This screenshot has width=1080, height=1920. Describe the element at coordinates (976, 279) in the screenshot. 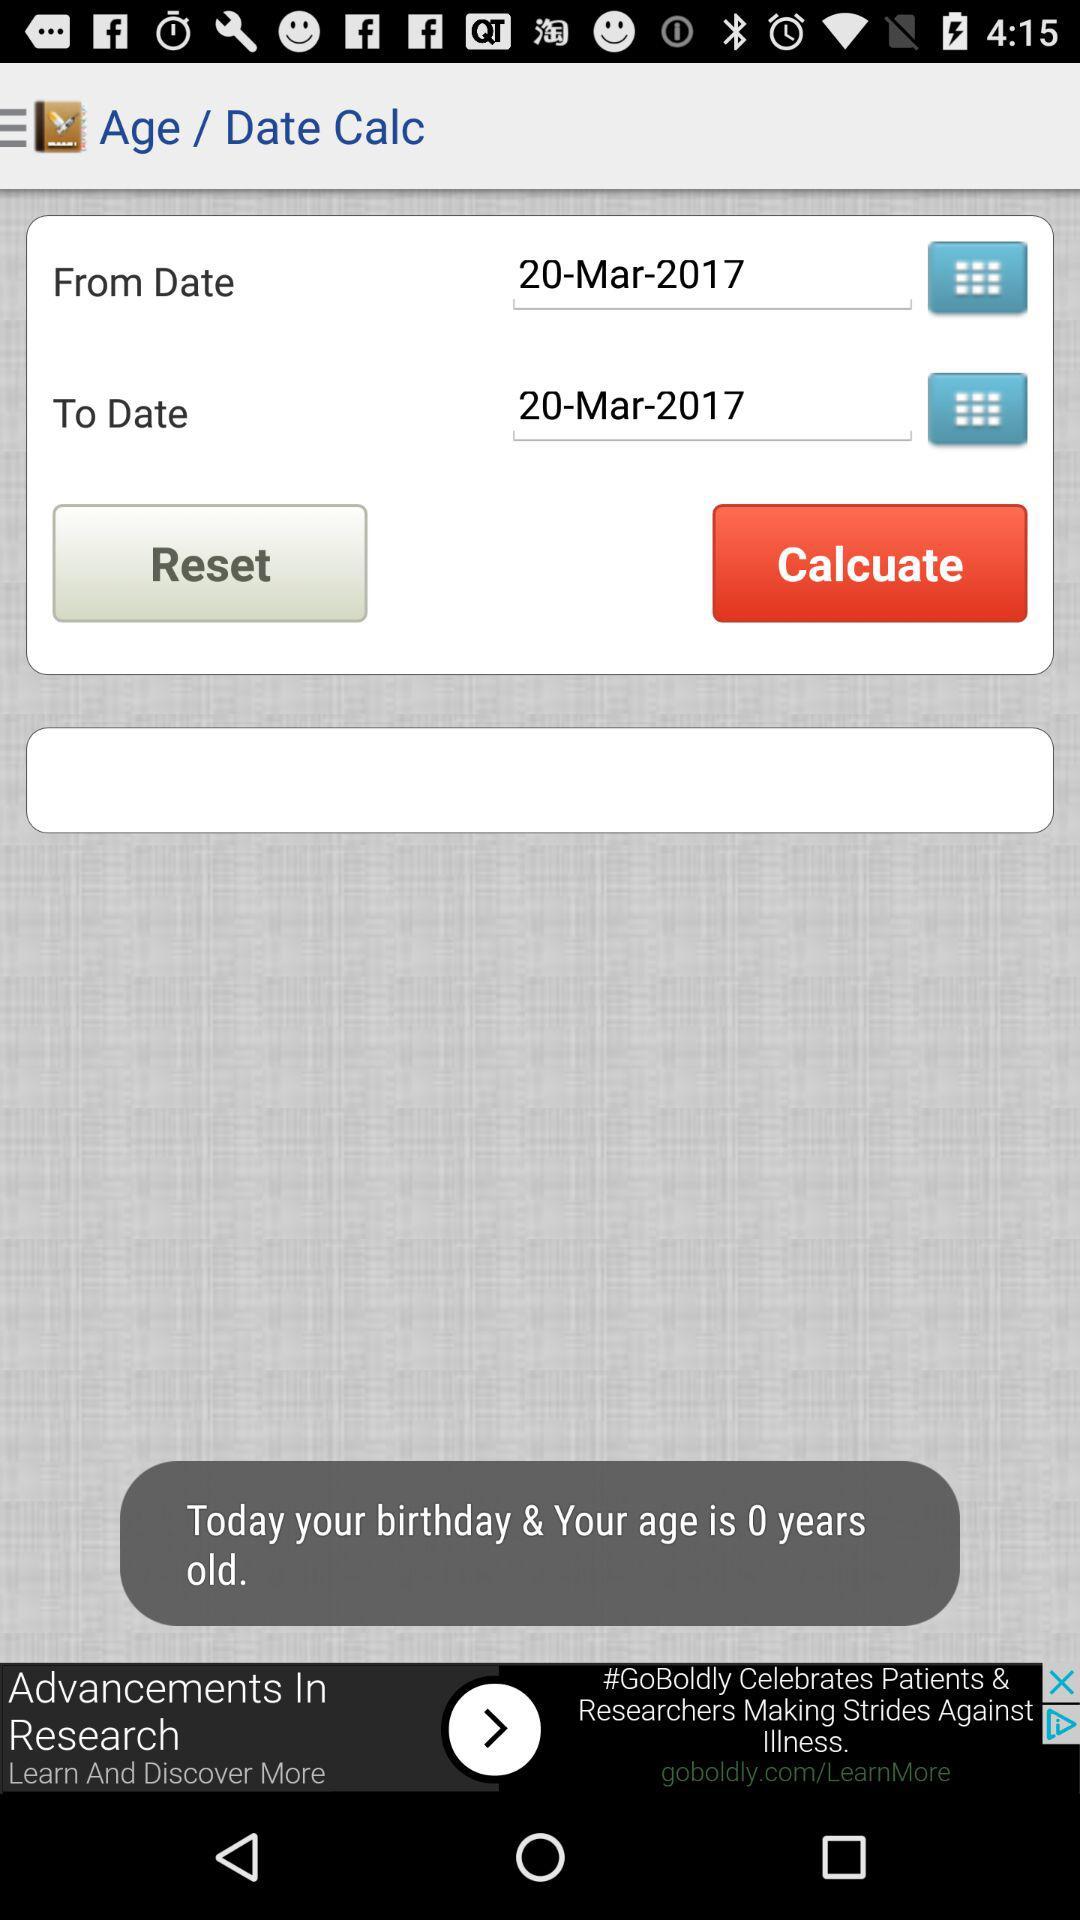

I see `date using calendar` at that location.